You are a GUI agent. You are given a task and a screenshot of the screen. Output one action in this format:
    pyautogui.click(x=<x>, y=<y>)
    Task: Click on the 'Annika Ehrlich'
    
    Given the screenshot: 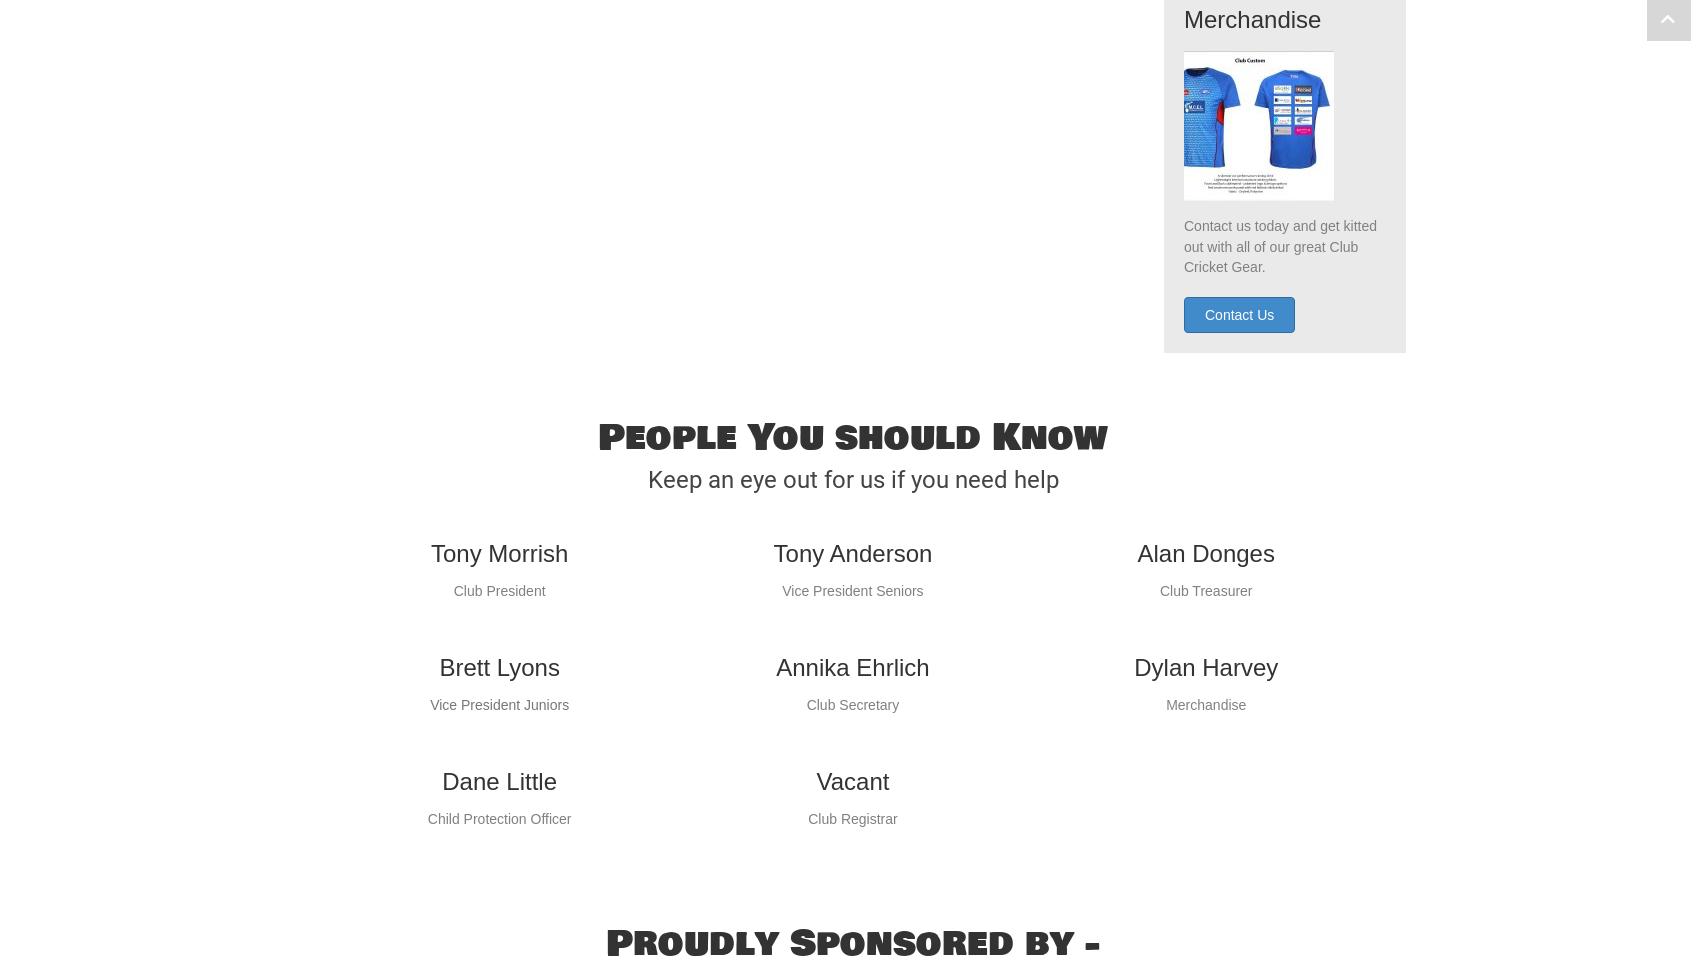 What is the action you would take?
    pyautogui.click(x=775, y=707)
    